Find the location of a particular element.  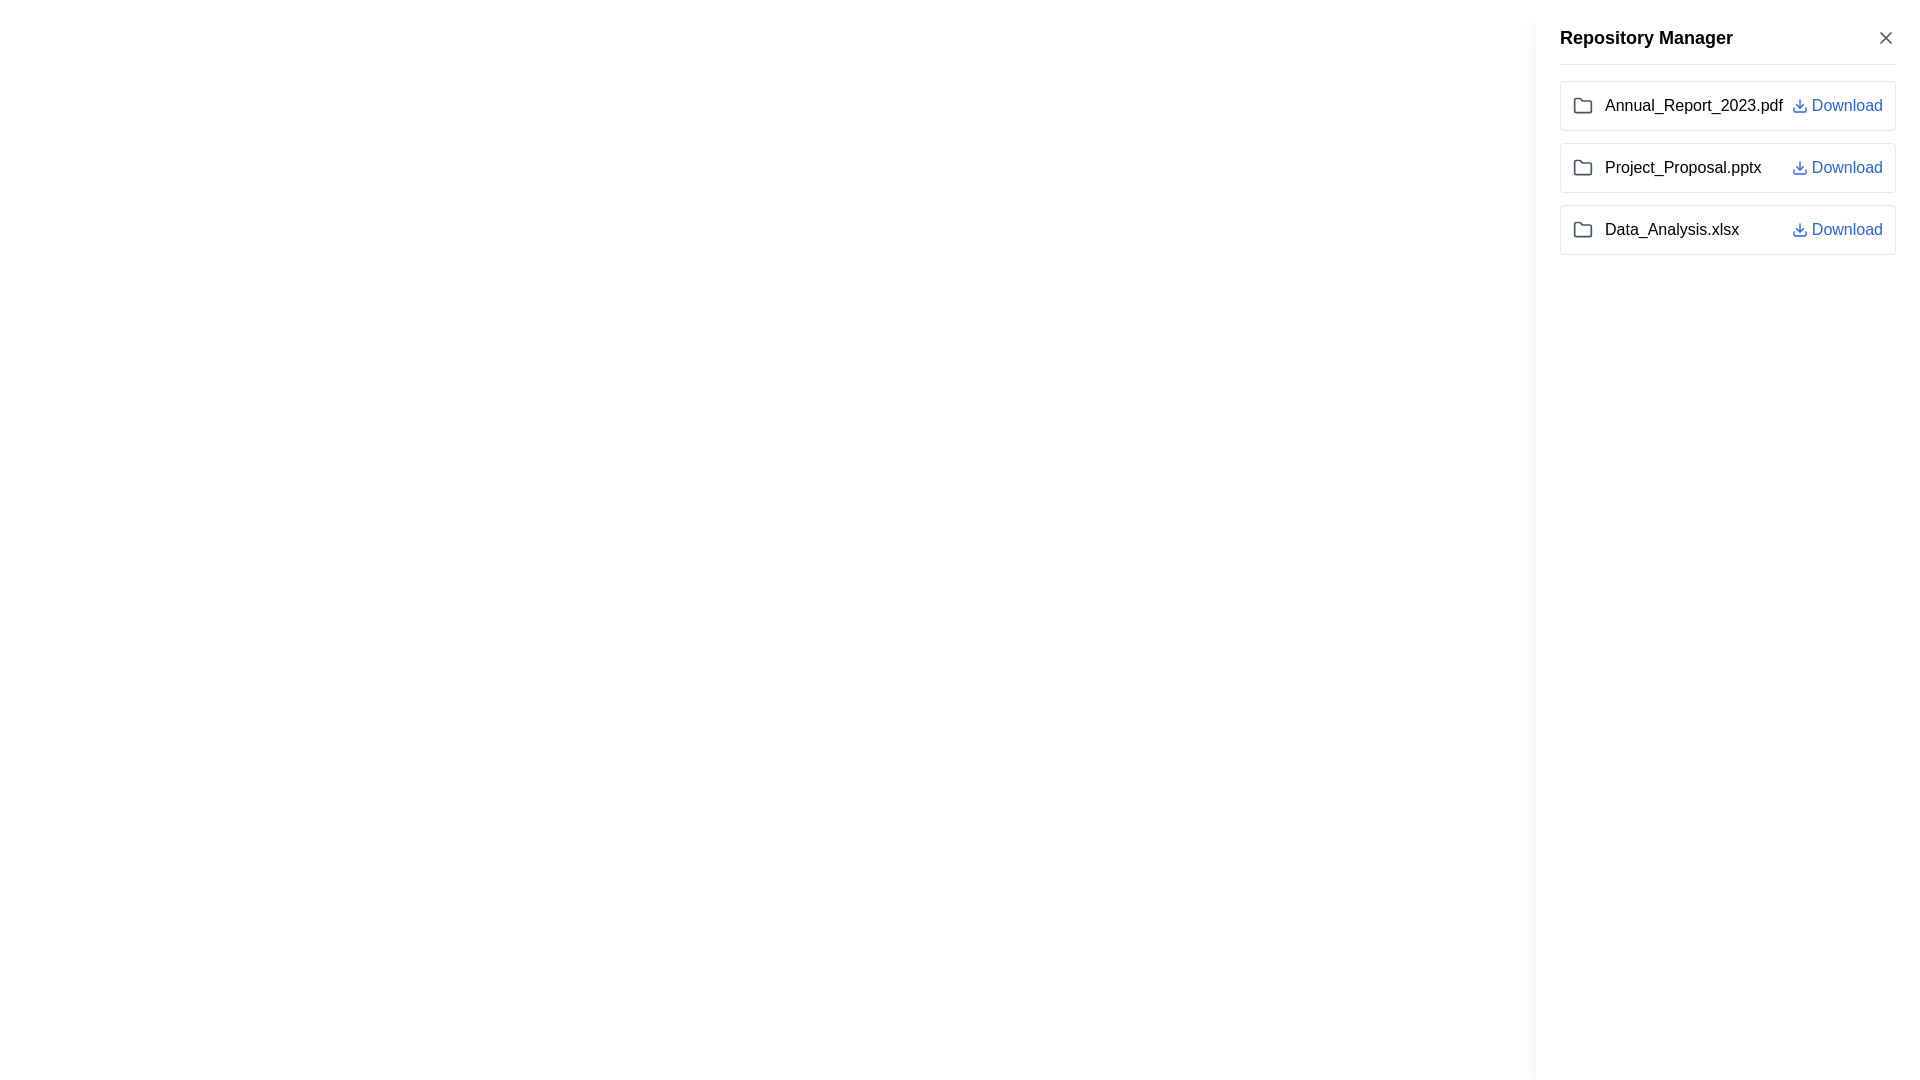

the 'Data_Analysis.xlsx' file item, which is represented by a folder icon and is located in the 'Repository Manager' section of the right-hand panel is located at coordinates (1656, 229).